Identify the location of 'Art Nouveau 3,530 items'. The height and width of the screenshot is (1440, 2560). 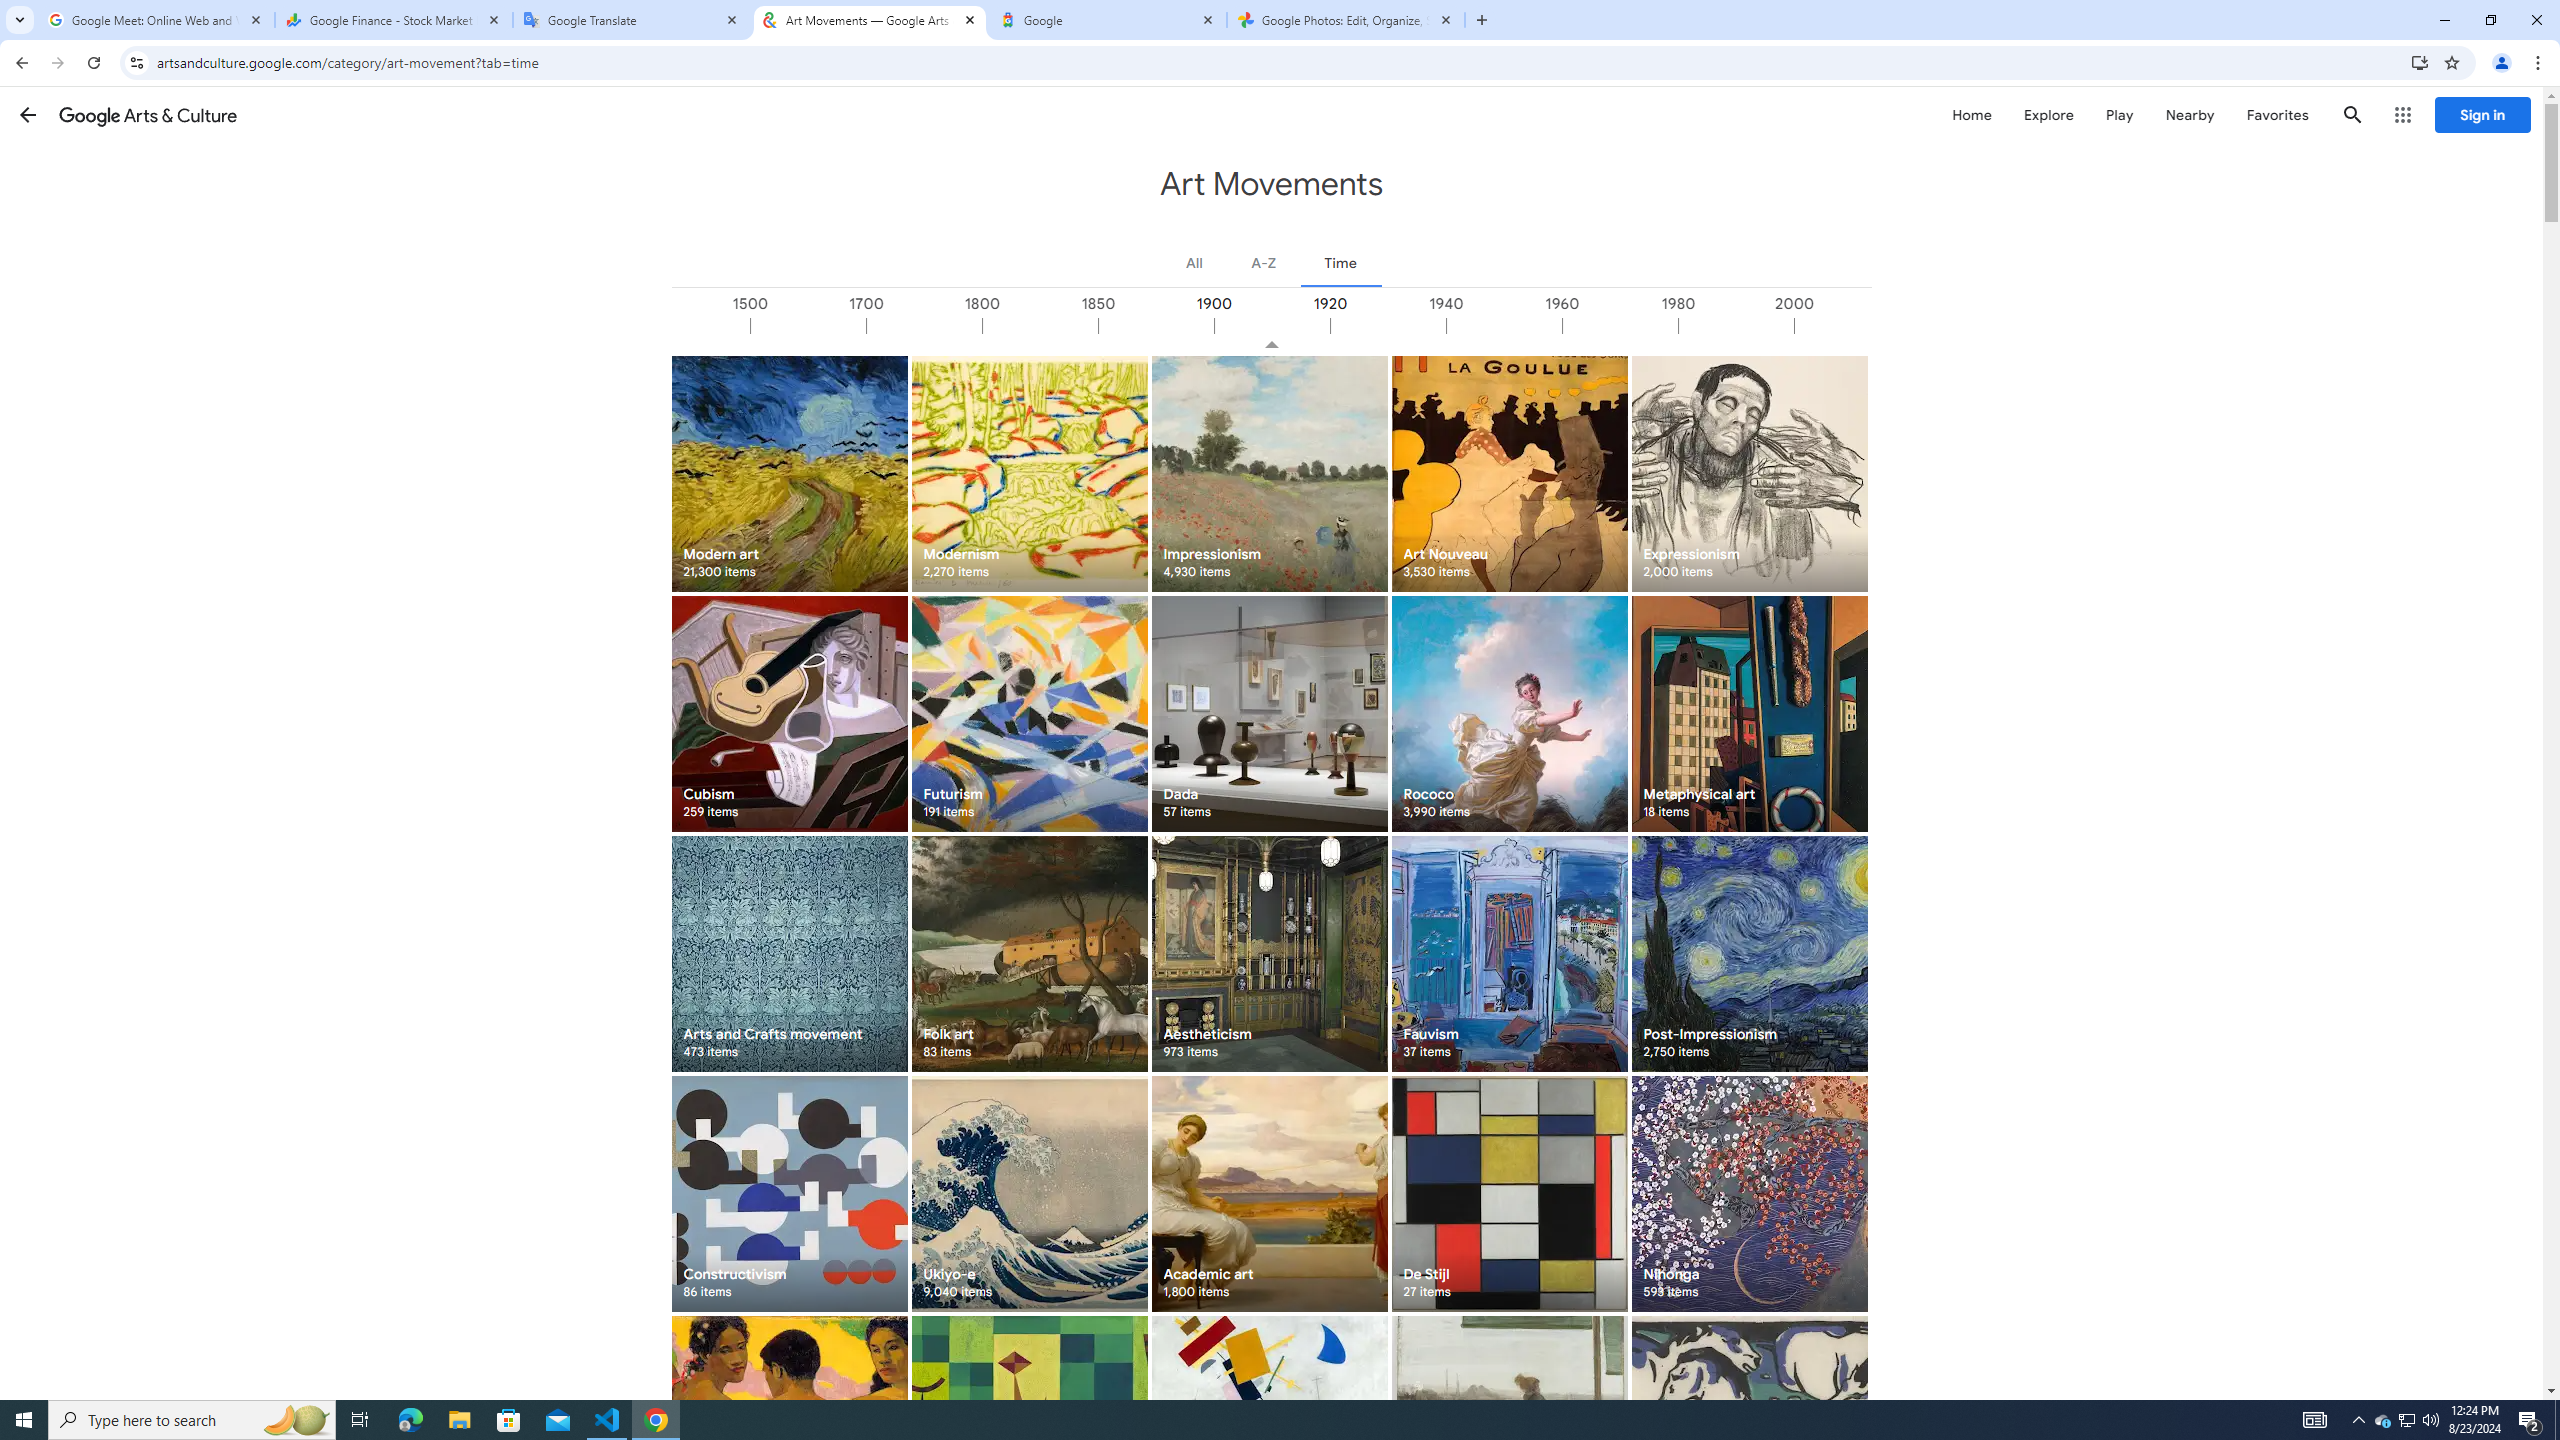
(1508, 472).